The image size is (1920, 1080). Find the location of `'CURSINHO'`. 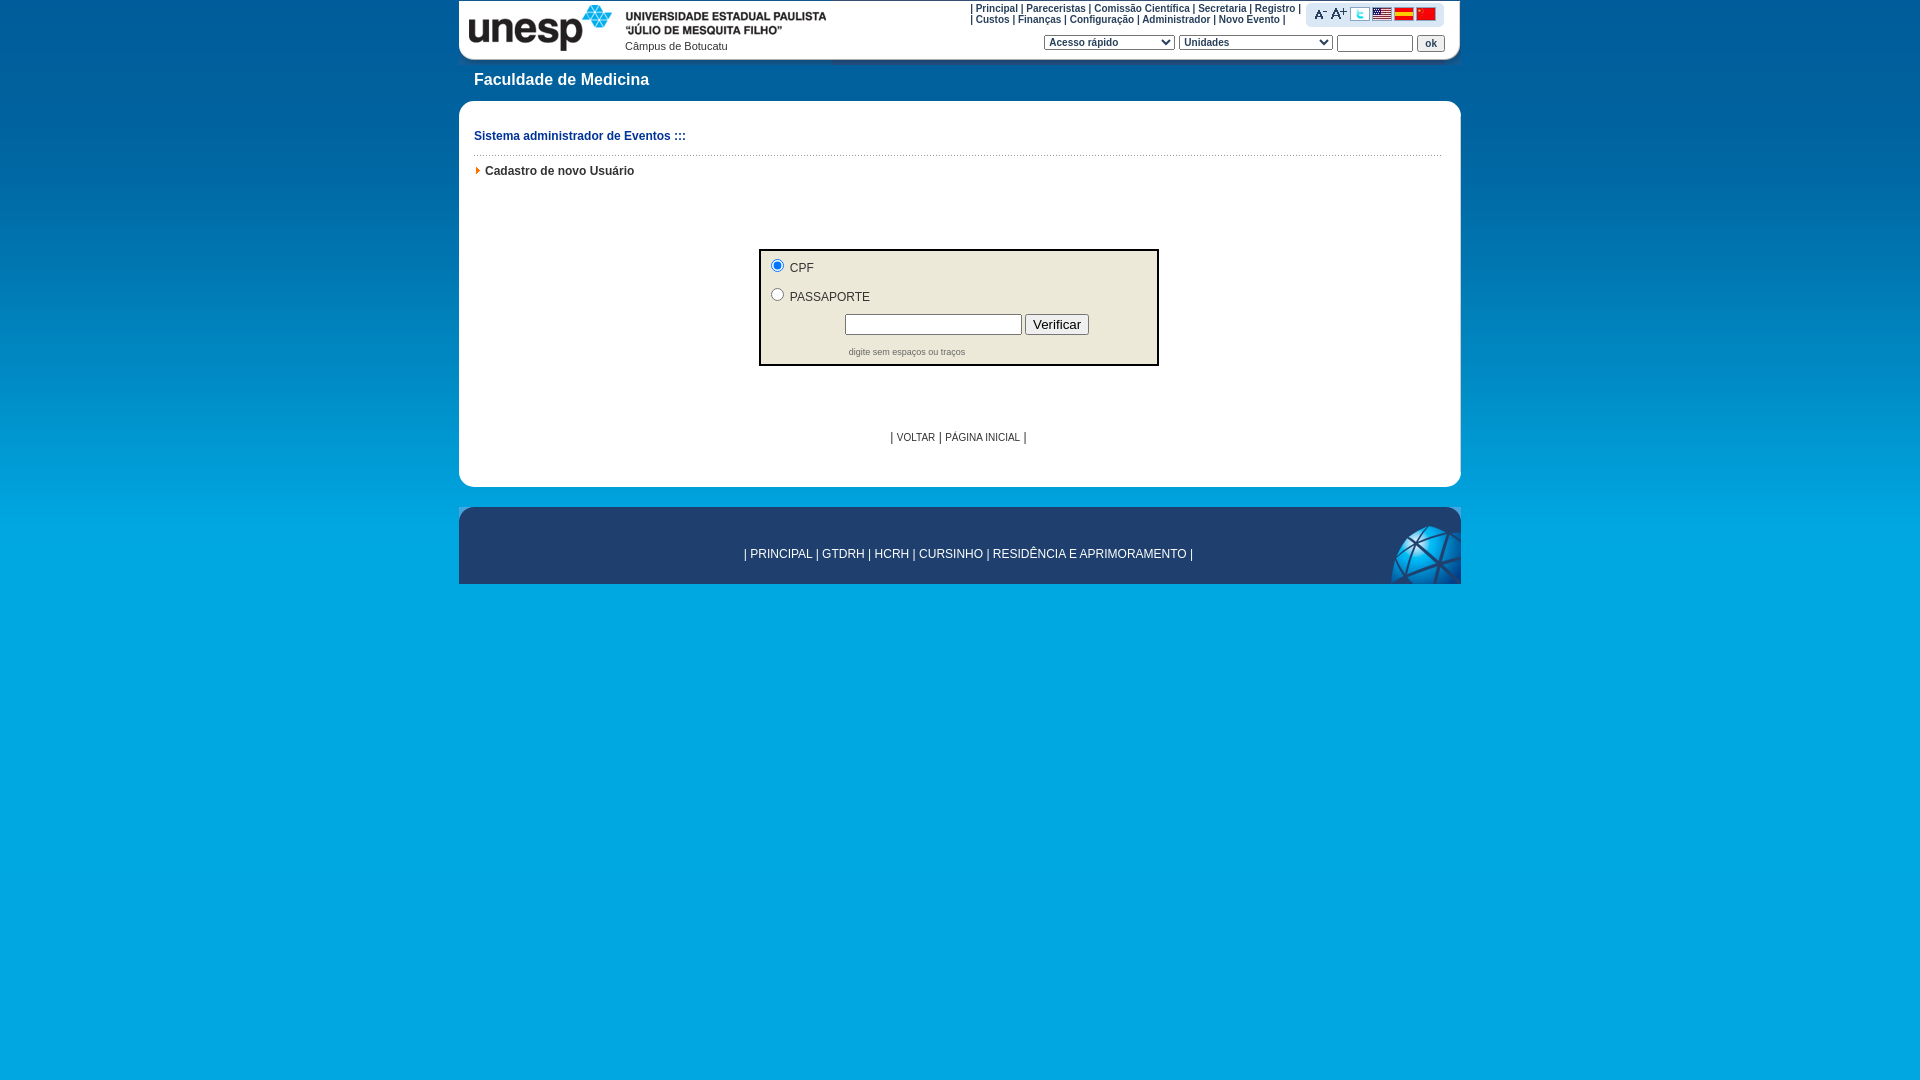

'CURSINHO' is located at coordinates (949, 554).